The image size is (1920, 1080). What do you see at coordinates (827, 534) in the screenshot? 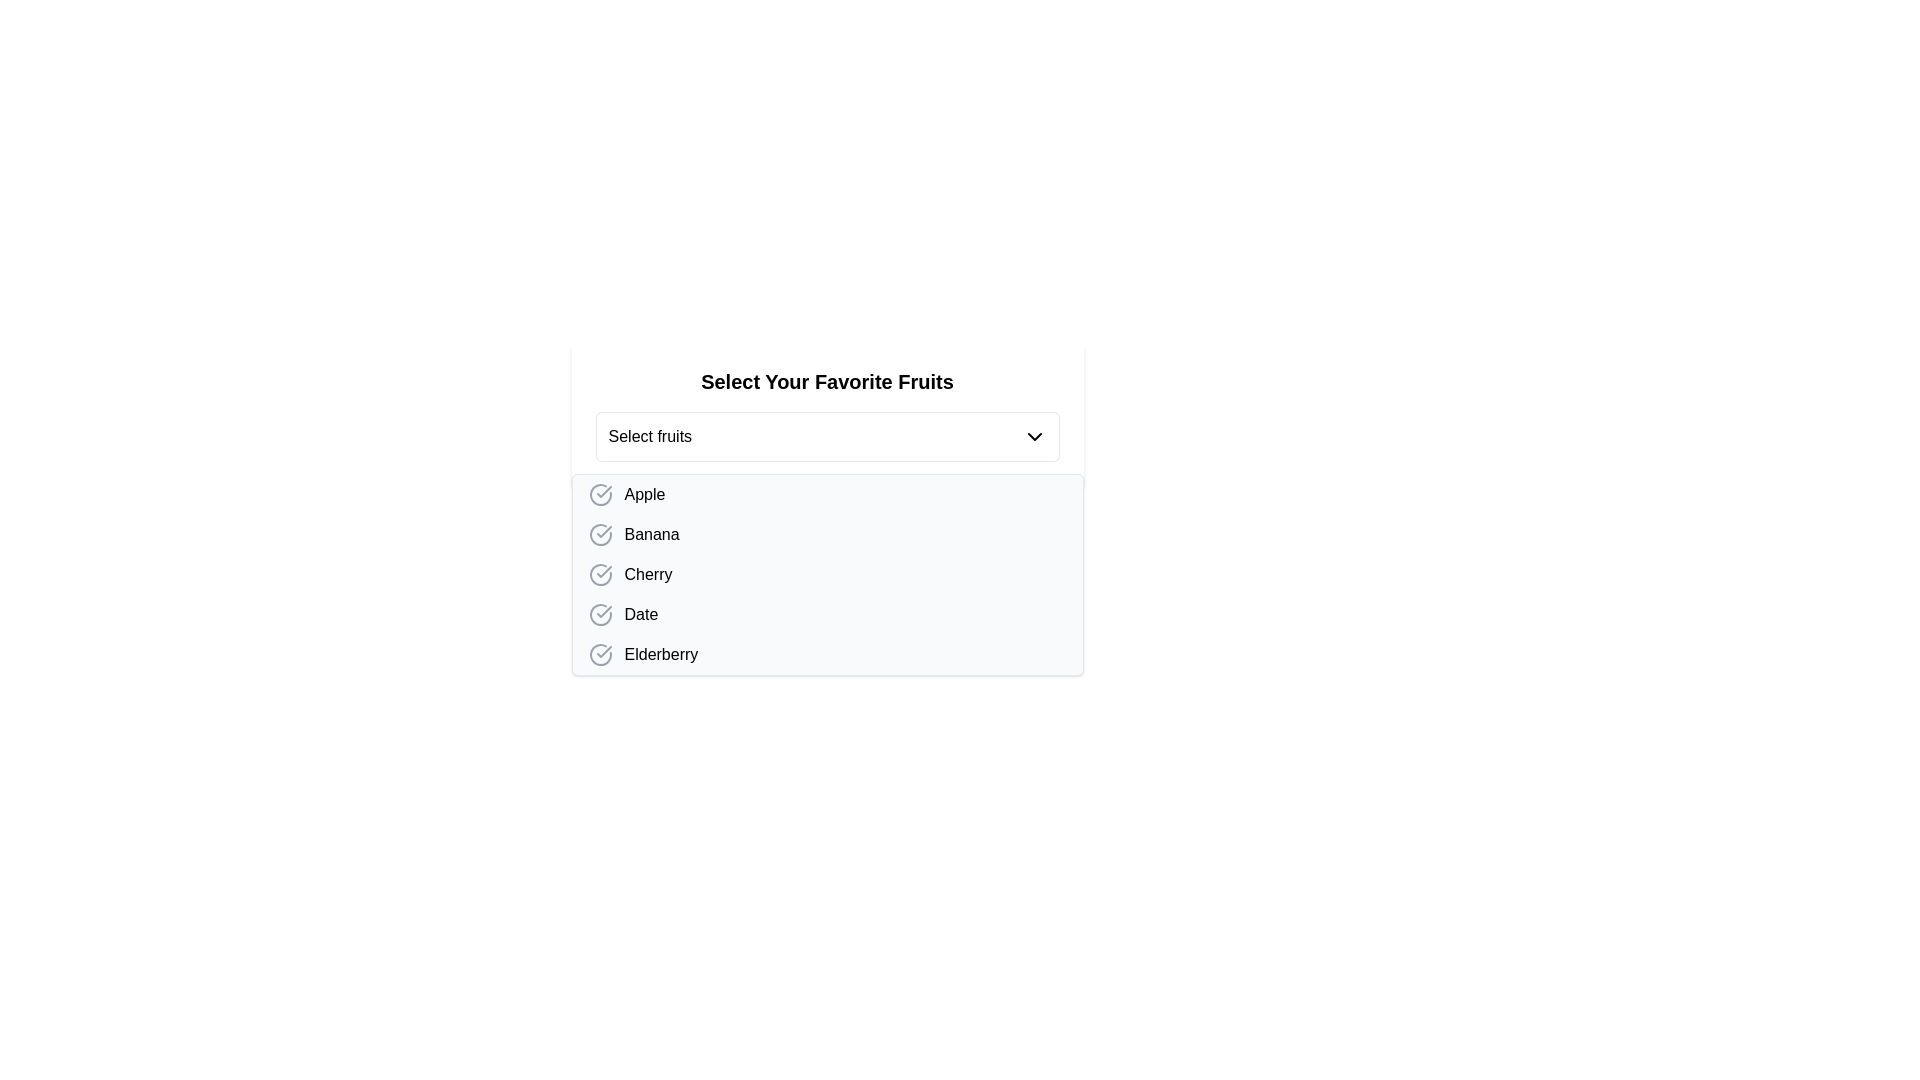
I see `the 'Banana' option in the list` at bounding box center [827, 534].